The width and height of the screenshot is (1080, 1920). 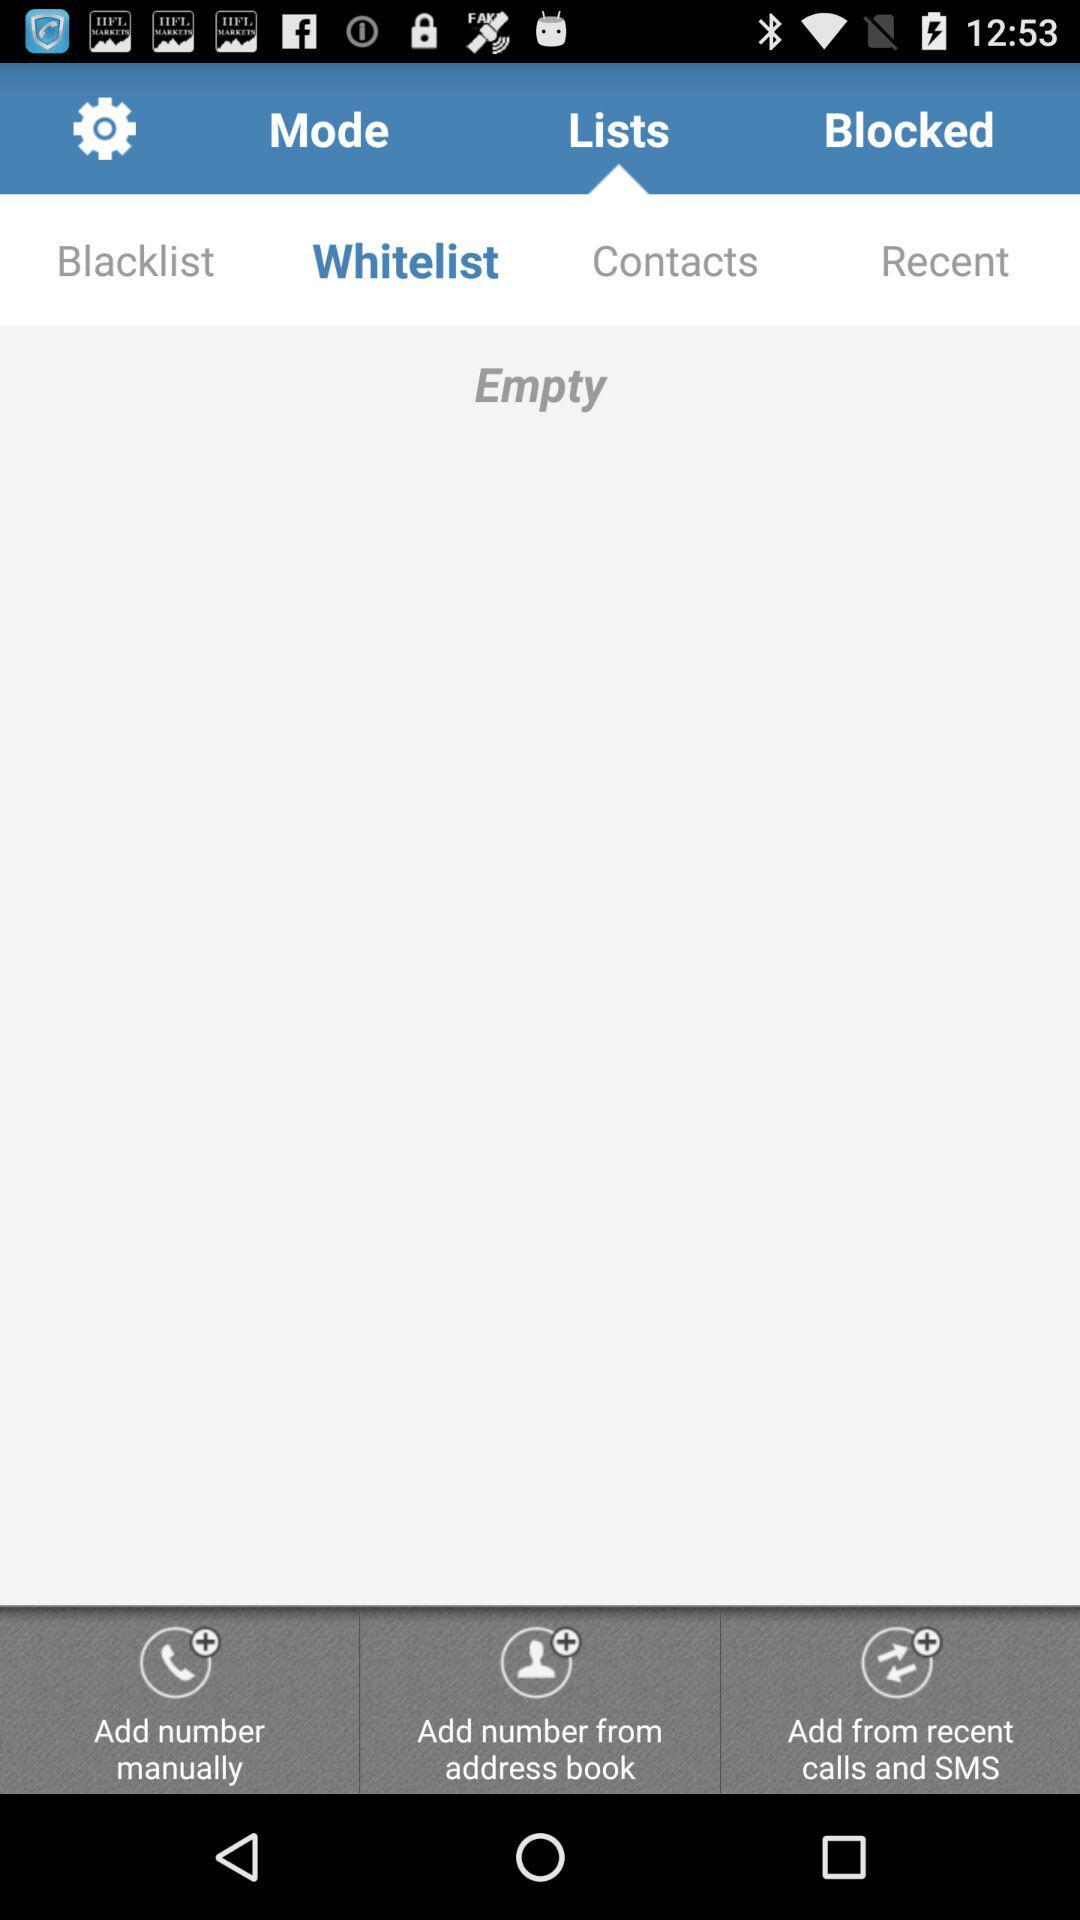 What do you see at coordinates (618, 127) in the screenshot?
I see `the item next to blocked item` at bounding box center [618, 127].